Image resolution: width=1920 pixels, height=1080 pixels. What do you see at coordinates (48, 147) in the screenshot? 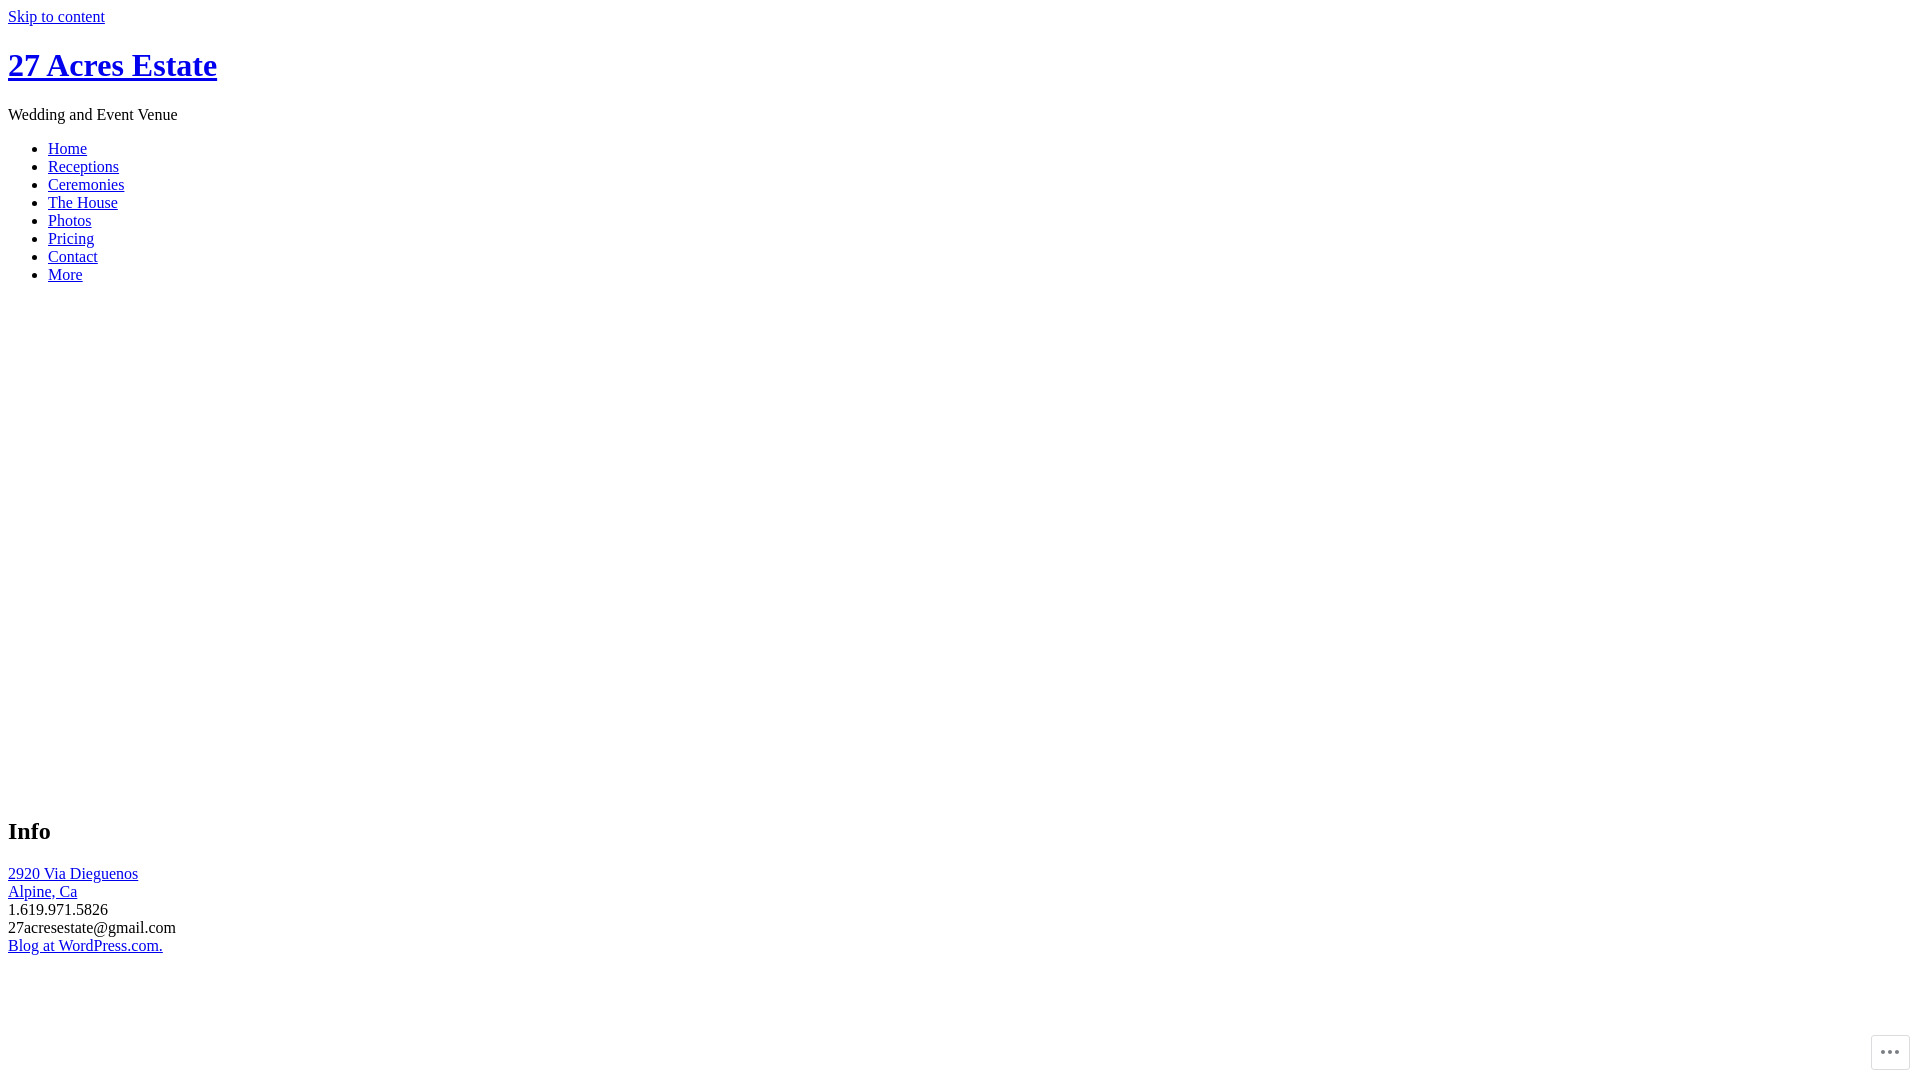
I see `'Home'` at bounding box center [48, 147].